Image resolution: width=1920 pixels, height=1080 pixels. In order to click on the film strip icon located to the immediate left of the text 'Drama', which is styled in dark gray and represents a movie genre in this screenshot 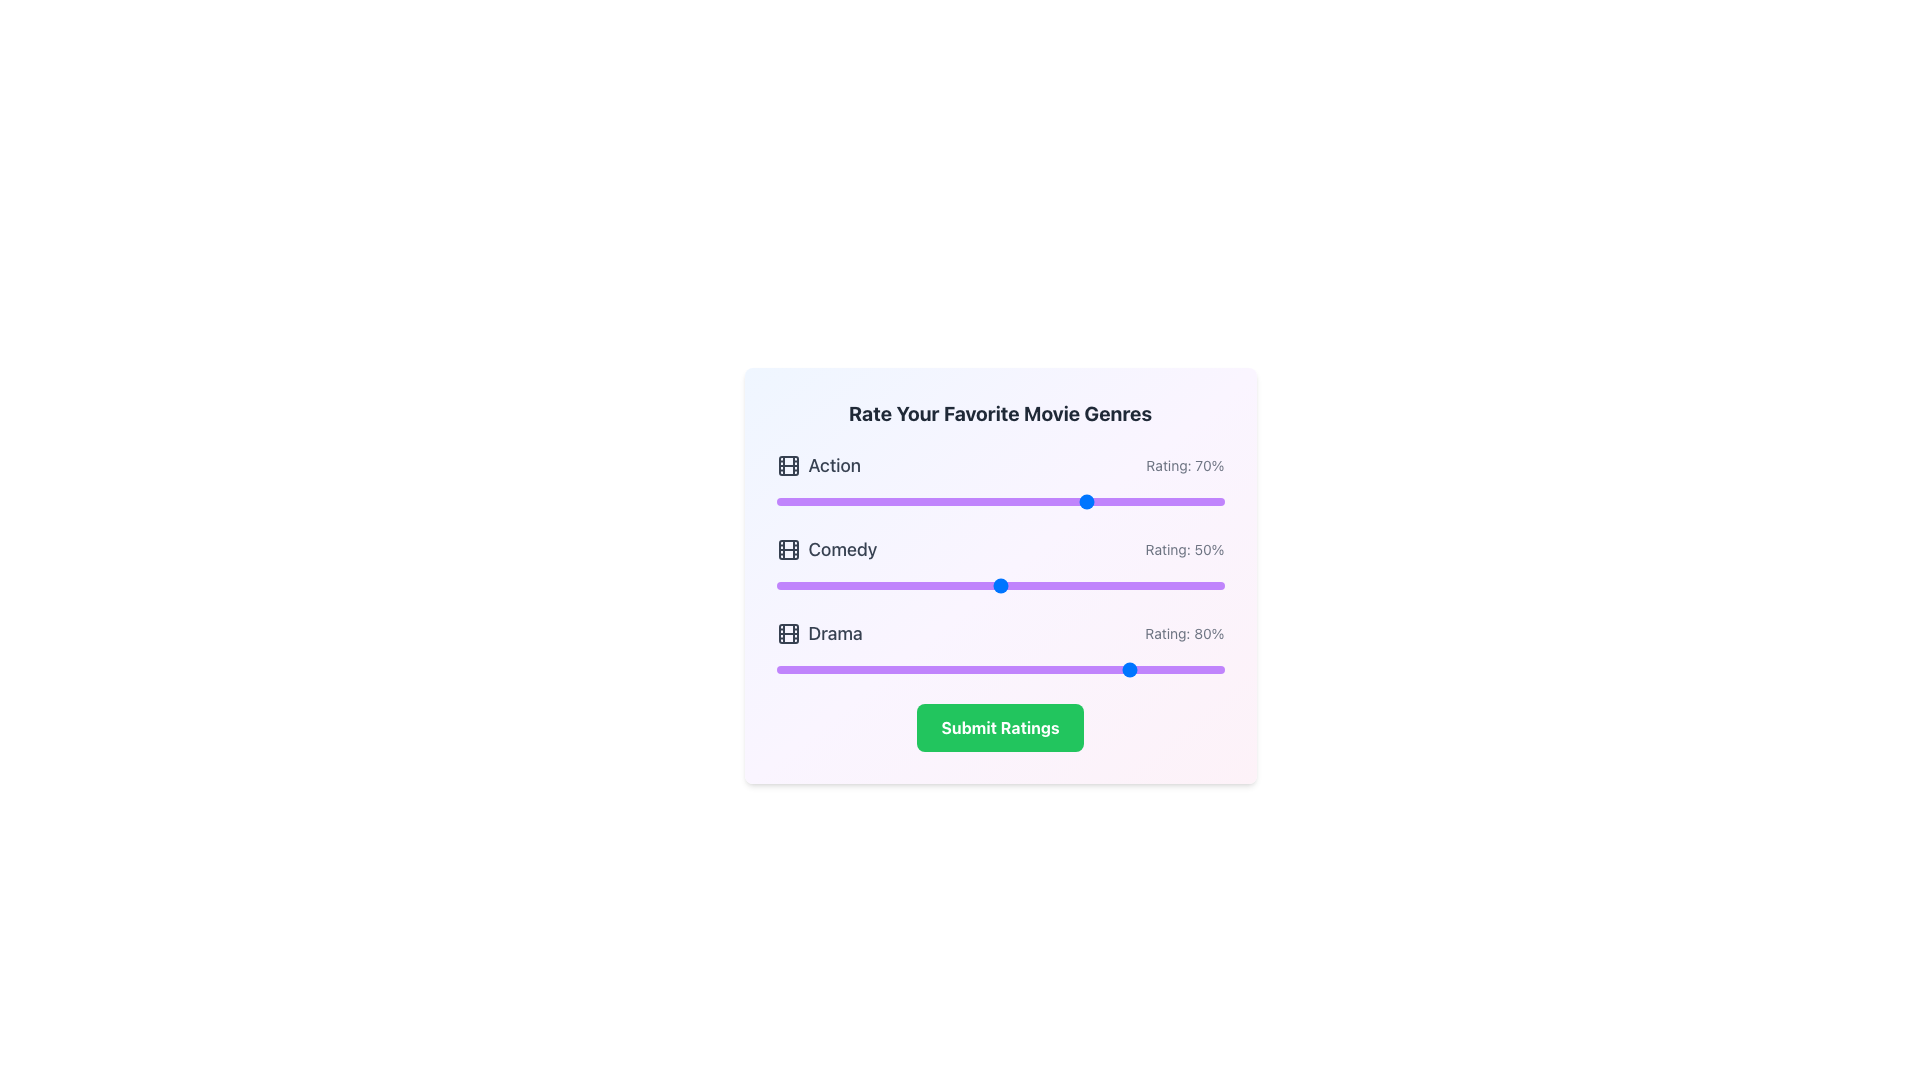, I will do `click(787, 633)`.